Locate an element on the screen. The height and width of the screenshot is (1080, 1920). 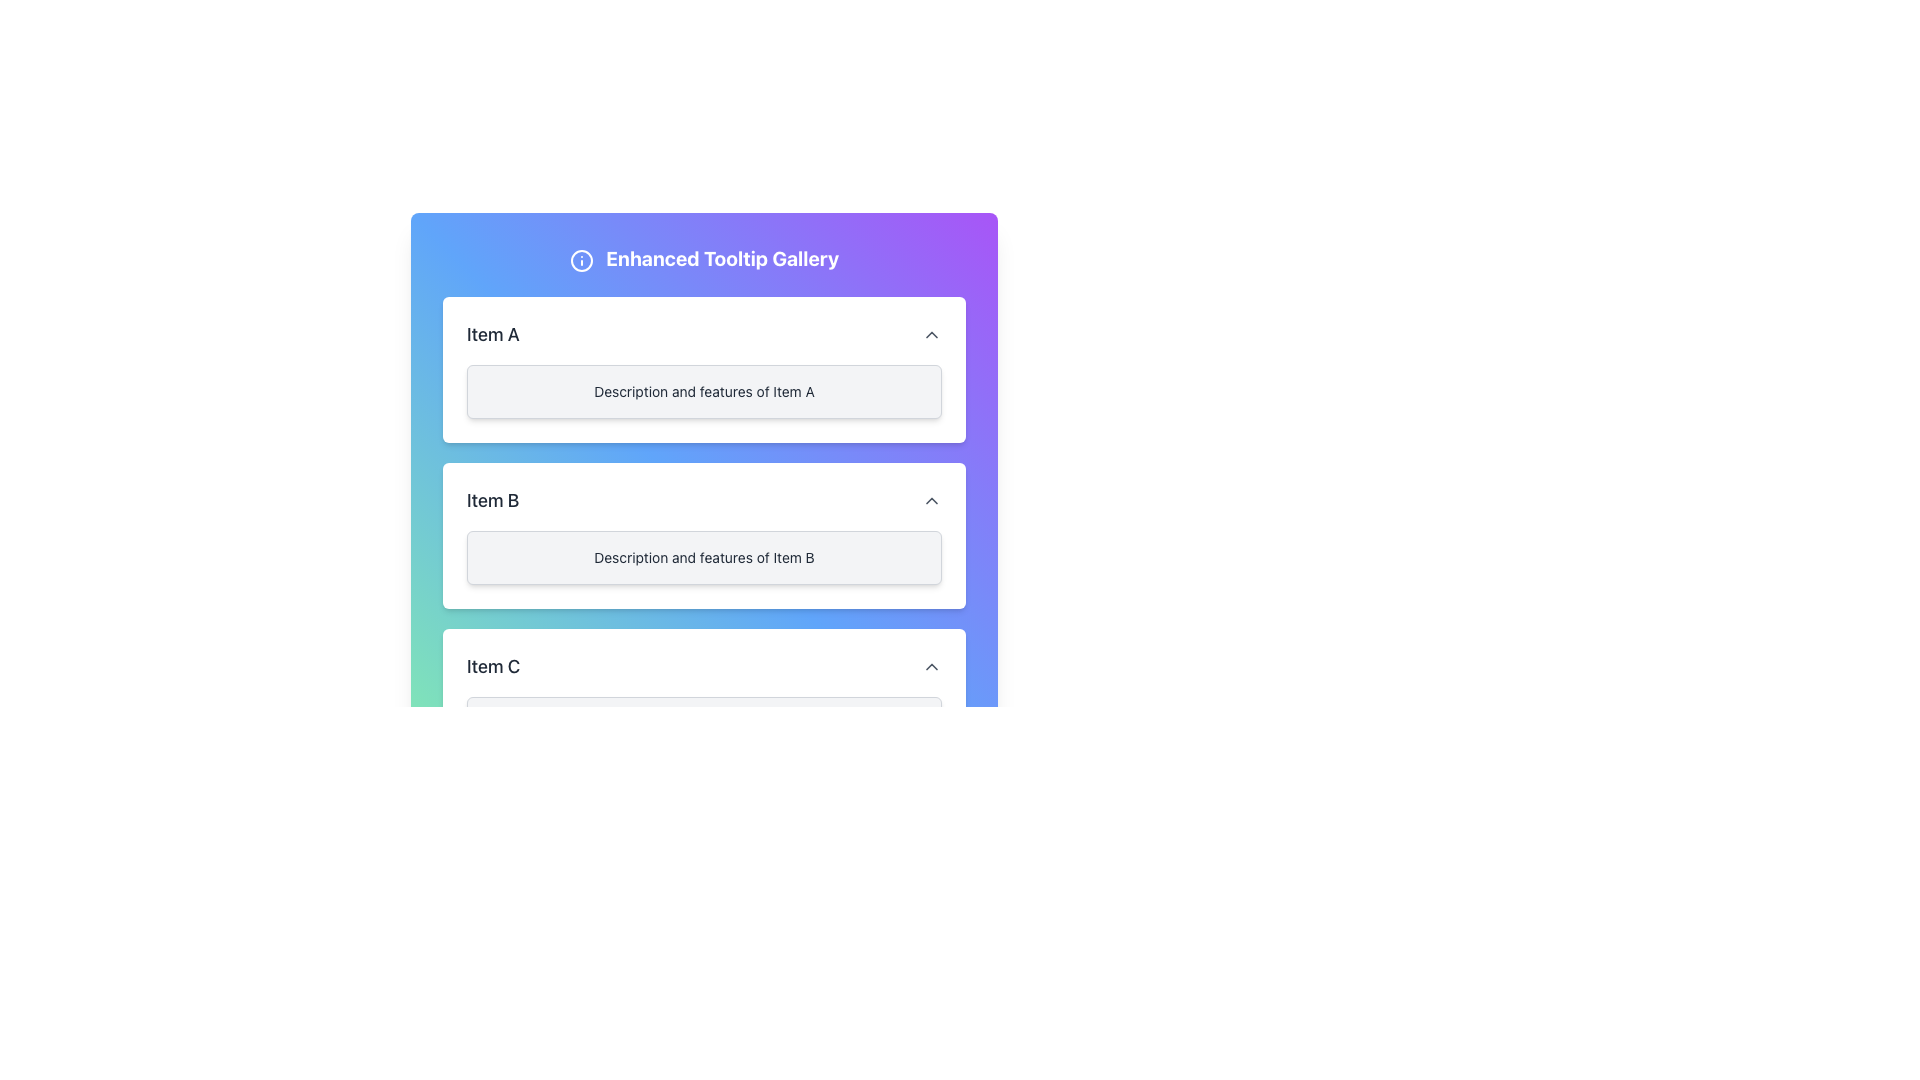
the icon resembling an outlined circle with an information symbol inside it, located to the left of the 'Enhanced Tooltip Gallery' header text is located at coordinates (580, 259).